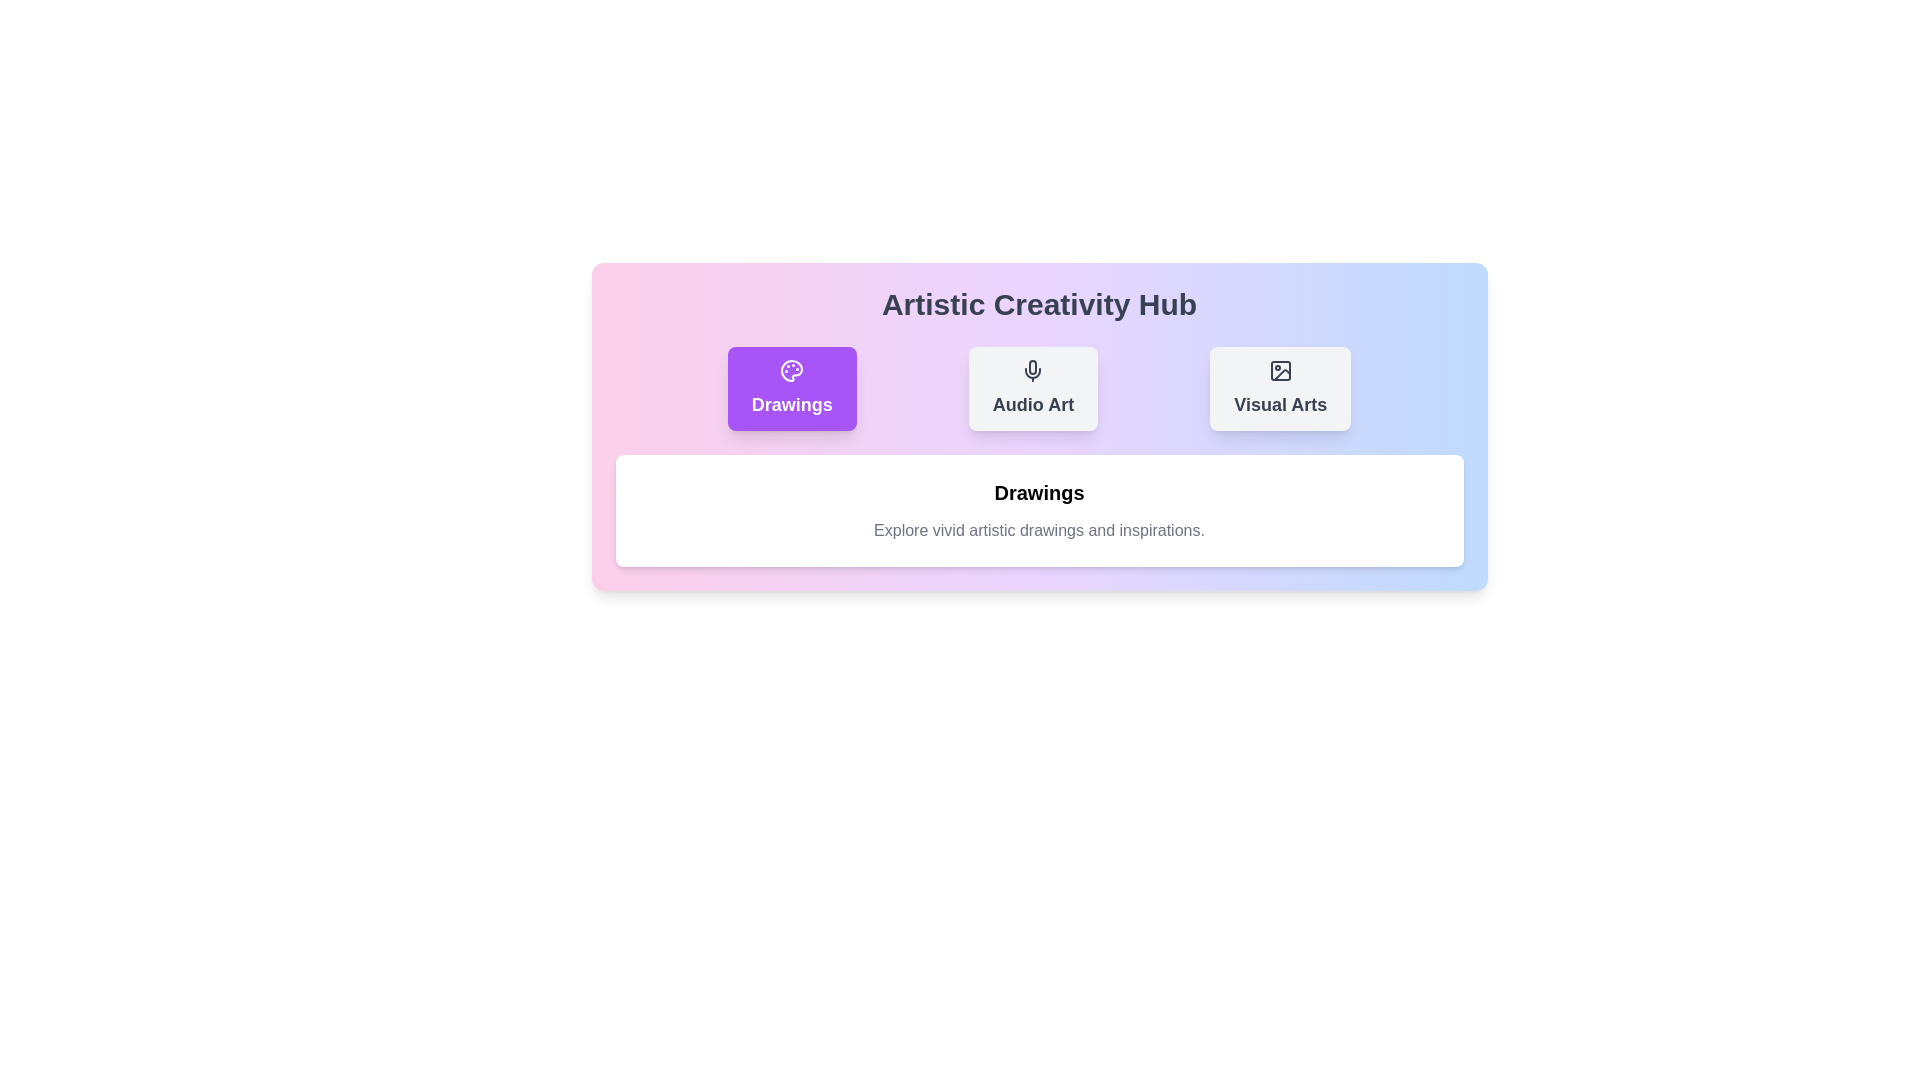 The width and height of the screenshot is (1920, 1080). Describe the element at coordinates (791, 389) in the screenshot. I see `the button labeled Drawings to observe its hover effect` at that location.